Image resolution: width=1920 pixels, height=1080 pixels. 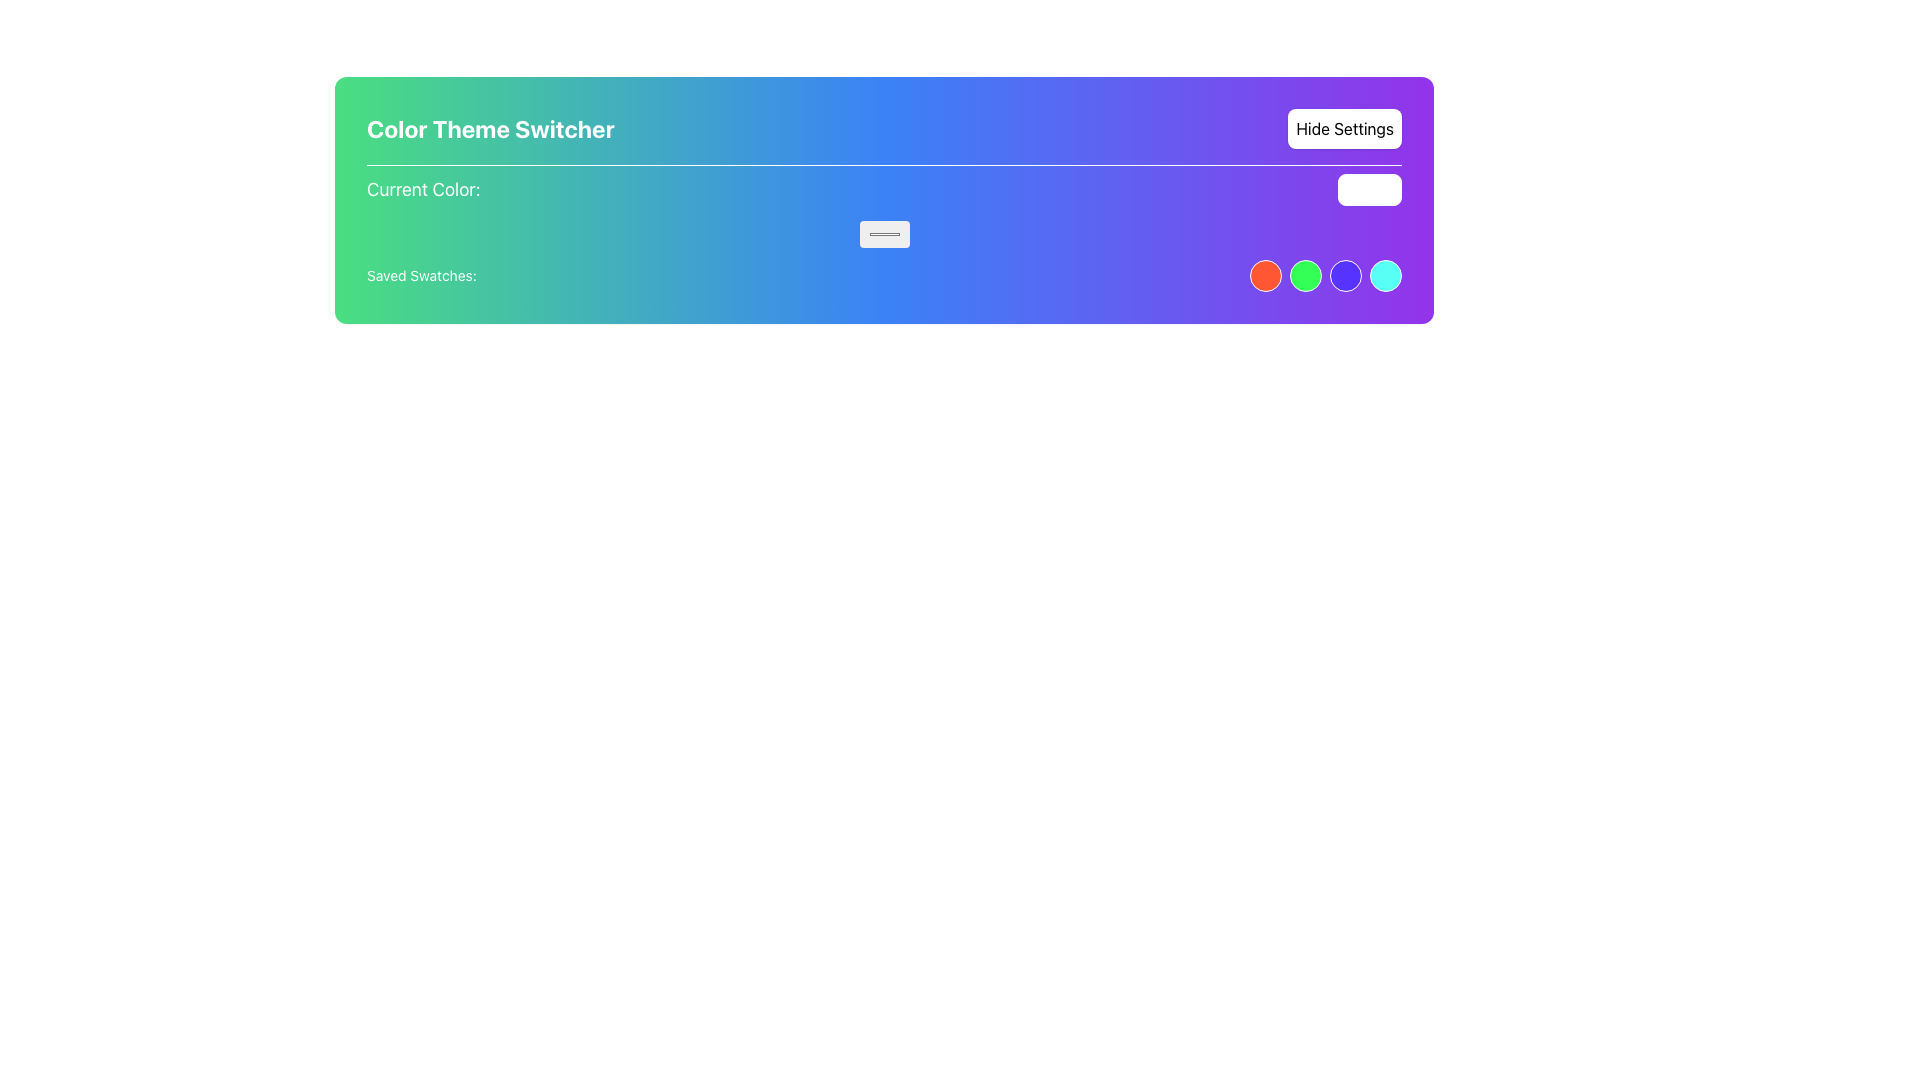 What do you see at coordinates (1345, 128) in the screenshot?
I see `the white button with rounded corners labeled 'Hide Settings'` at bounding box center [1345, 128].